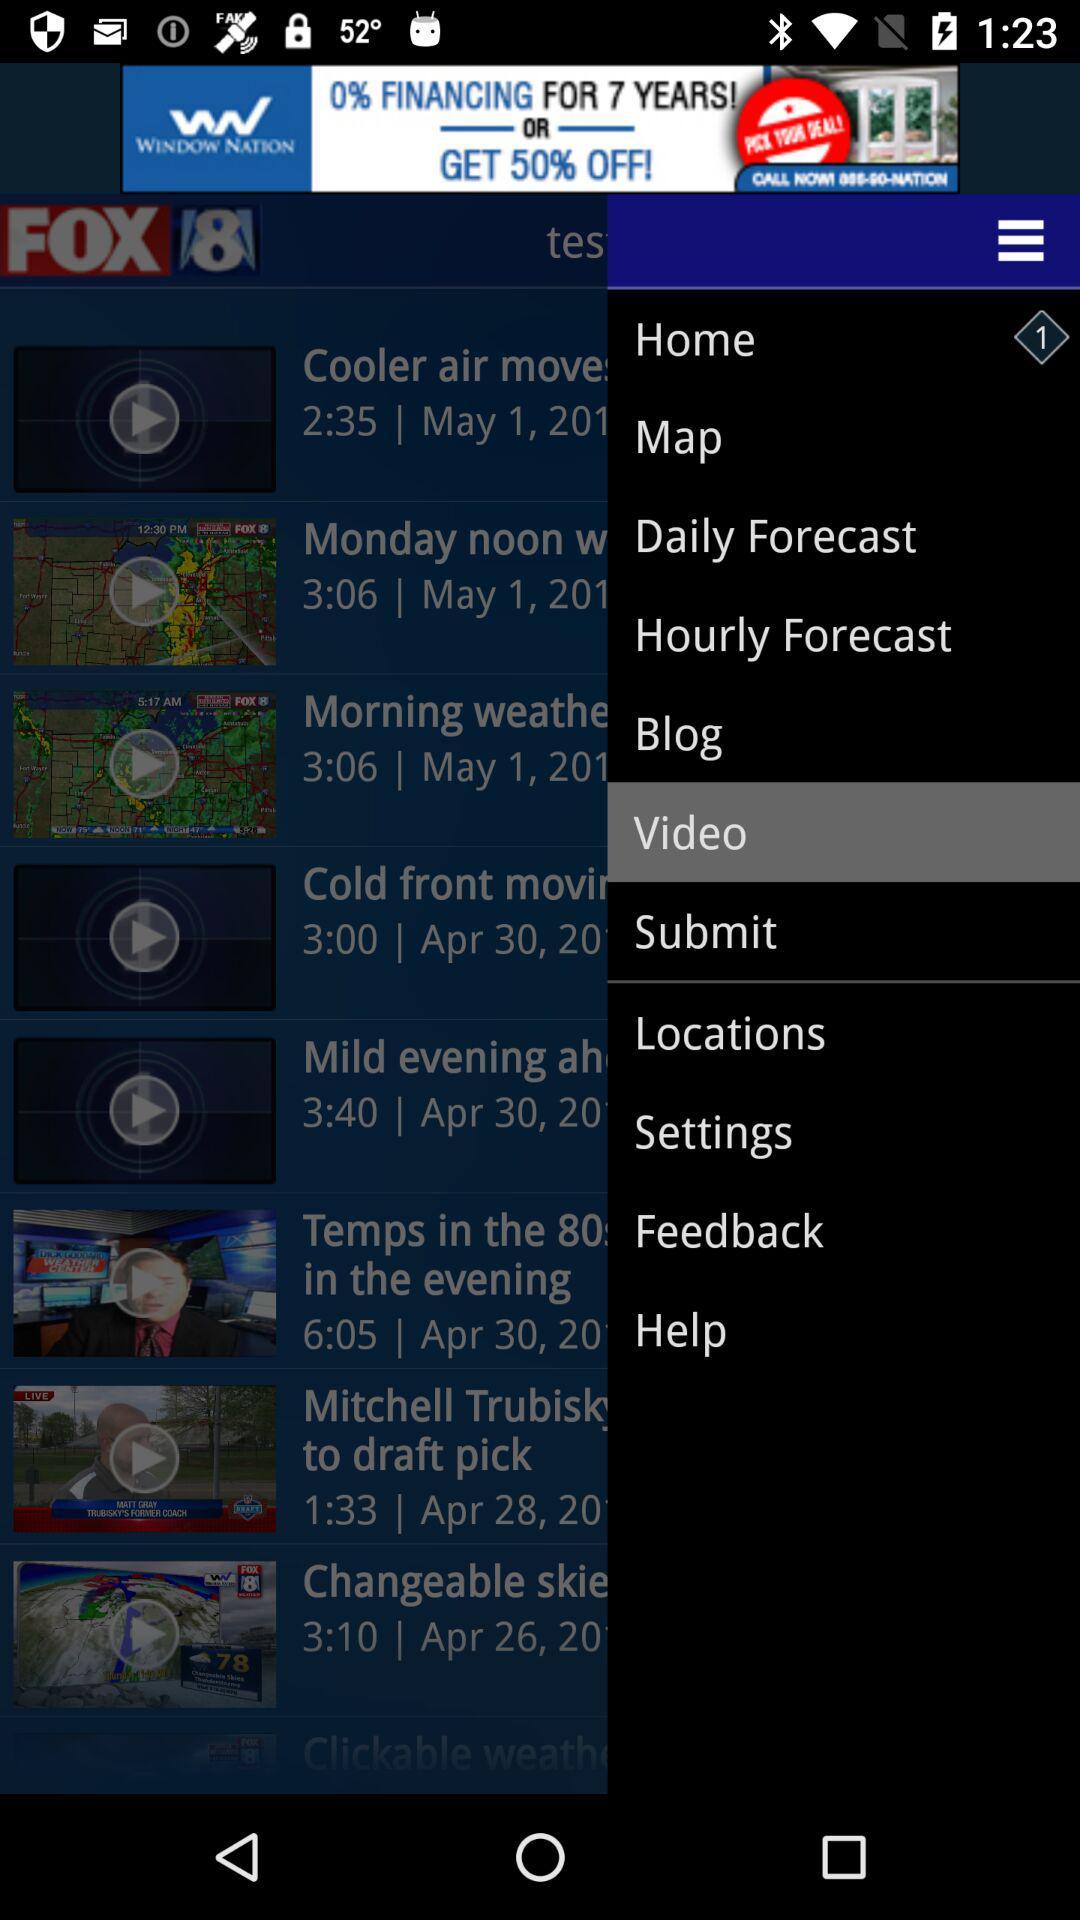 The width and height of the screenshot is (1080, 1920). I want to click on the sliders icon, so click(131, 240).